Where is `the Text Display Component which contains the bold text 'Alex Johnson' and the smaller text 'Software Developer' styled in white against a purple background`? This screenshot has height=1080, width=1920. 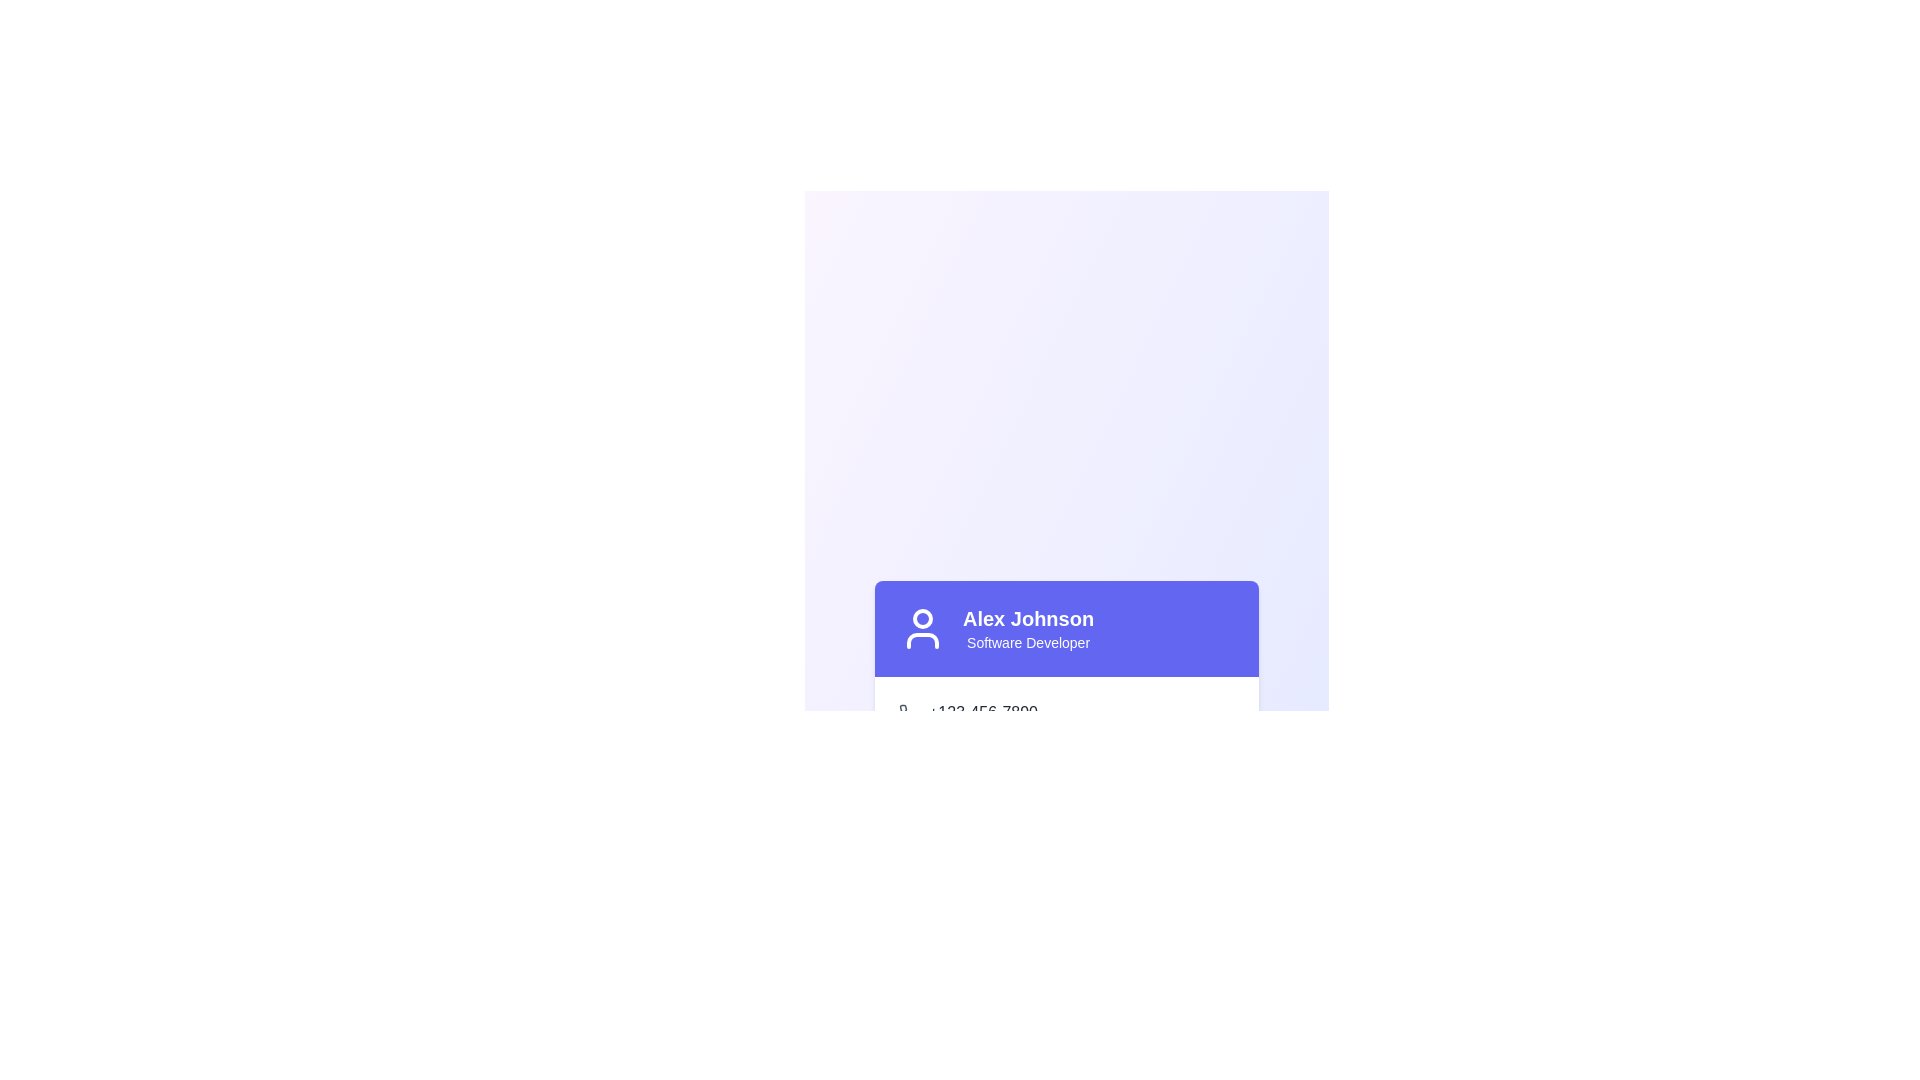
the Text Display Component which contains the bold text 'Alex Johnson' and the smaller text 'Software Developer' styled in white against a purple background is located at coordinates (1028, 627).